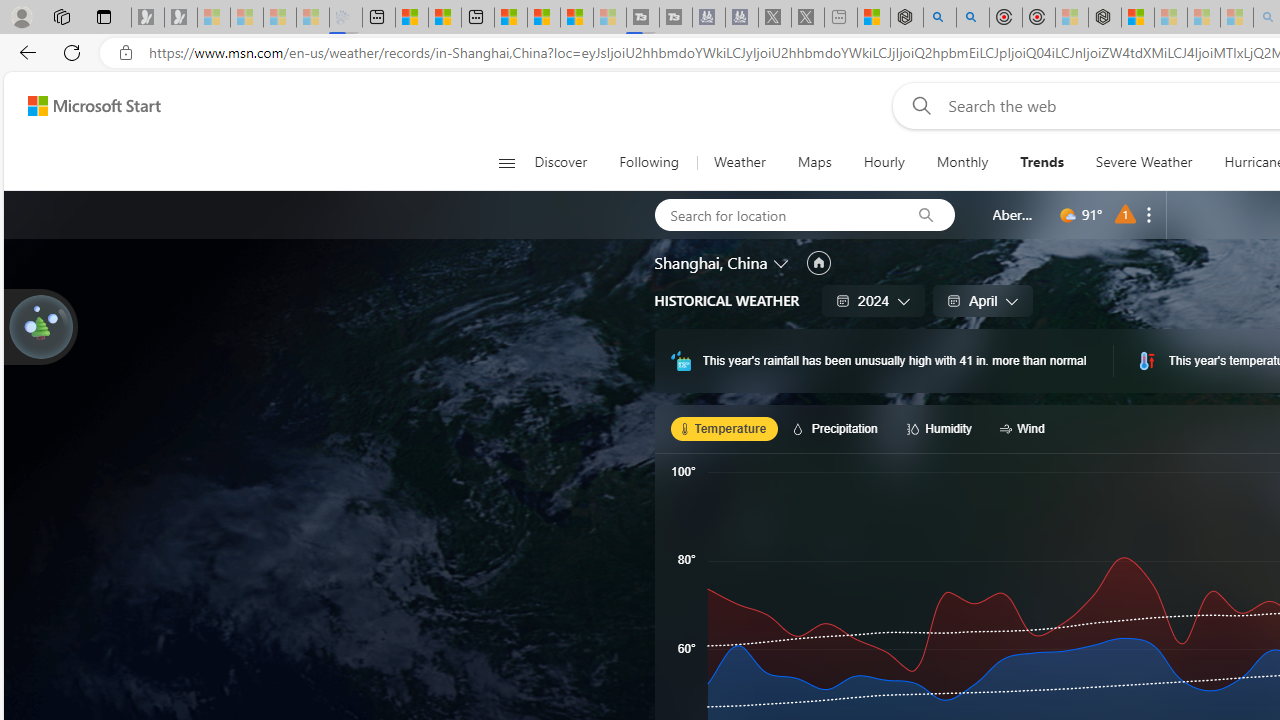 This screenshot has height=720, width=1280. What do you see at coordinates (814, 162) in the screenshot?
I see `'Maps'` at bounding box center [814, 162].